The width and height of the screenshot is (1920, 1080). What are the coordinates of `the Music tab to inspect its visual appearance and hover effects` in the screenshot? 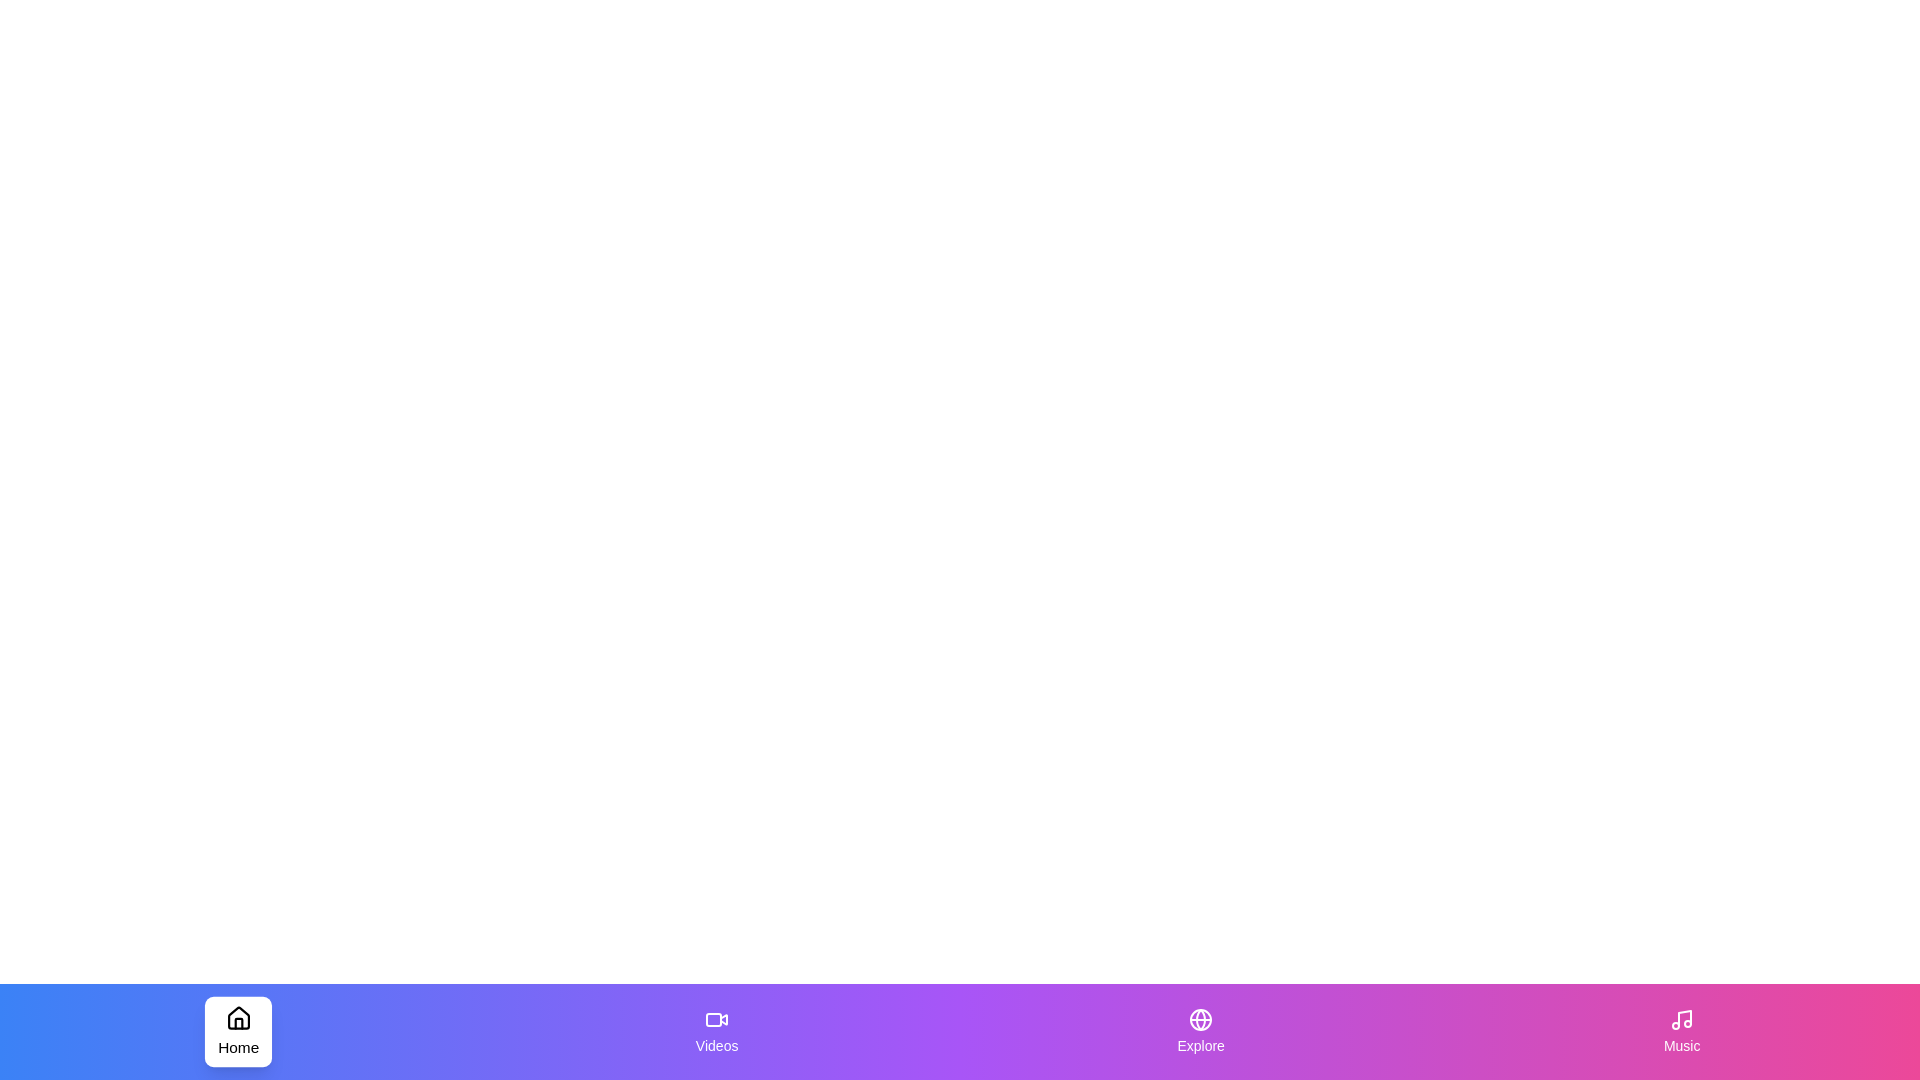 It's located at (1680, 1032).